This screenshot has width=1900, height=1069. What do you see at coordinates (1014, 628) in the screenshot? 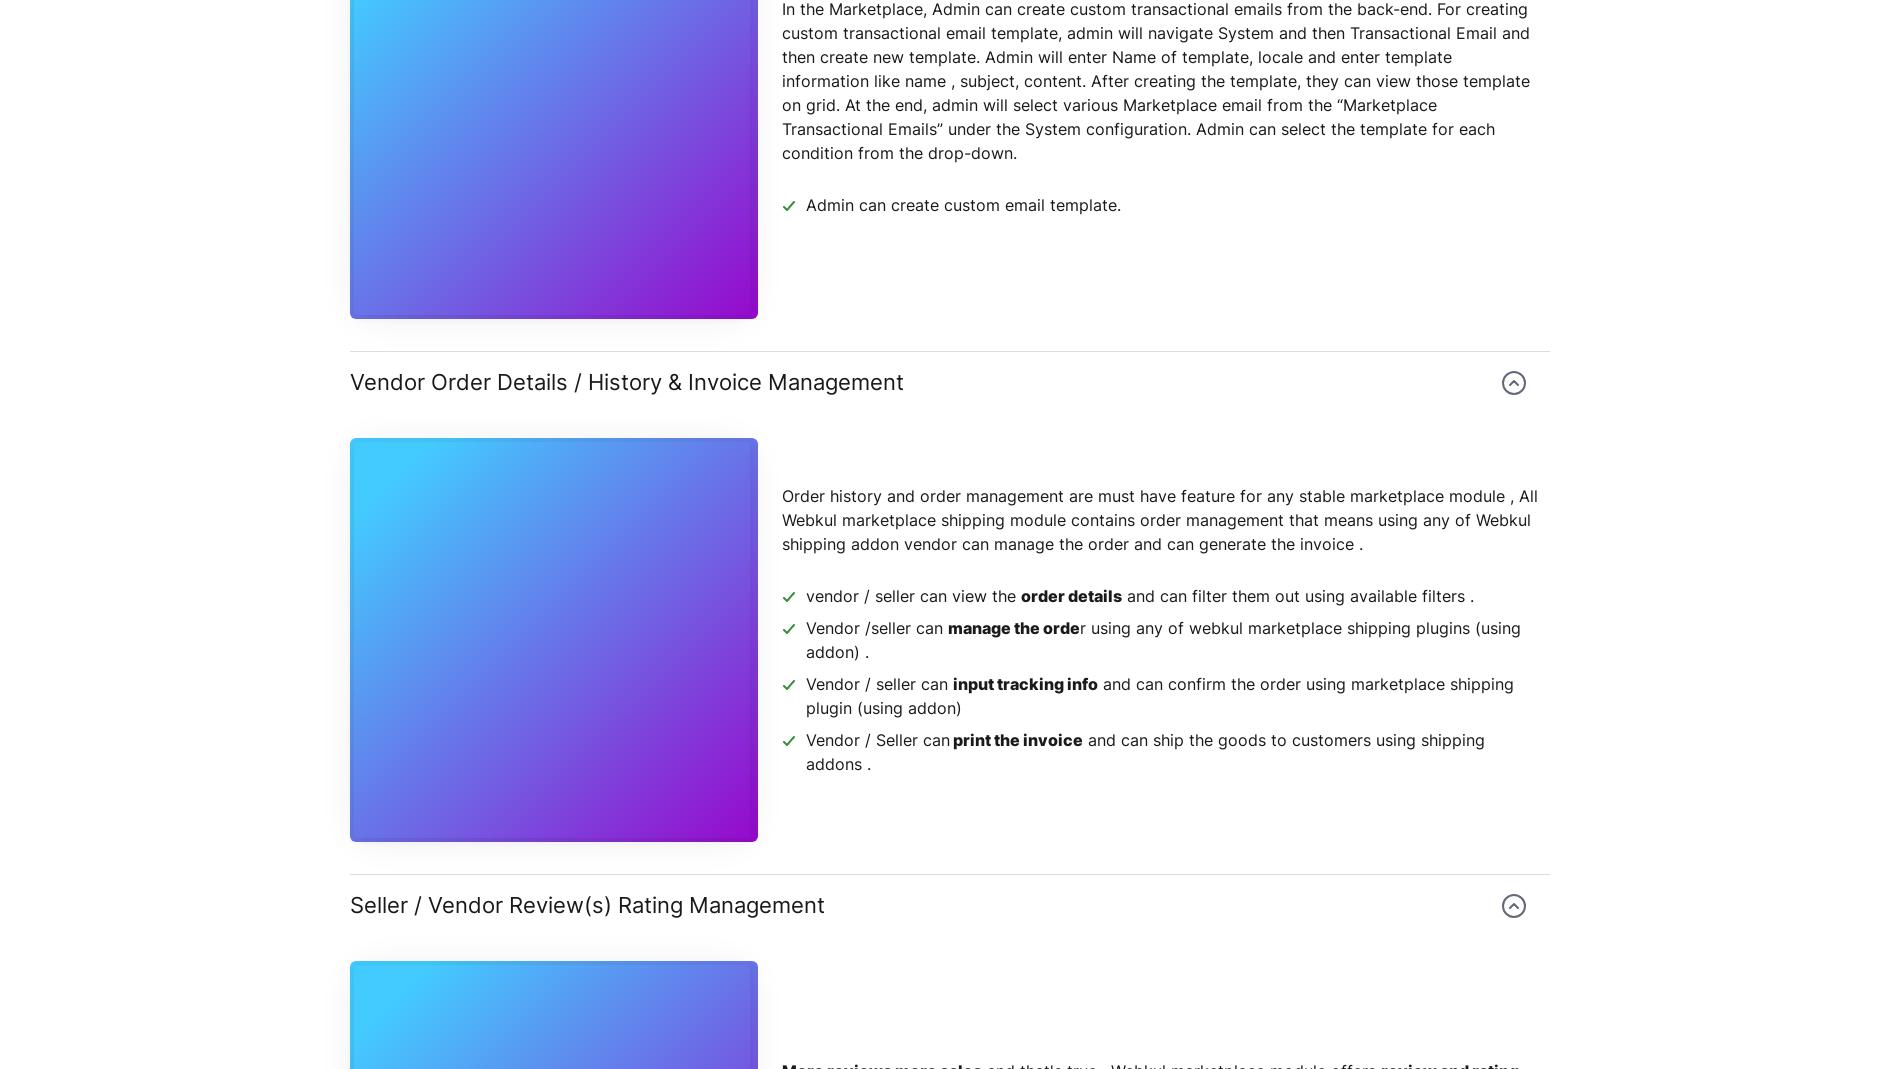
I see `'manage the orde'` at bounding box center [1014, 628].